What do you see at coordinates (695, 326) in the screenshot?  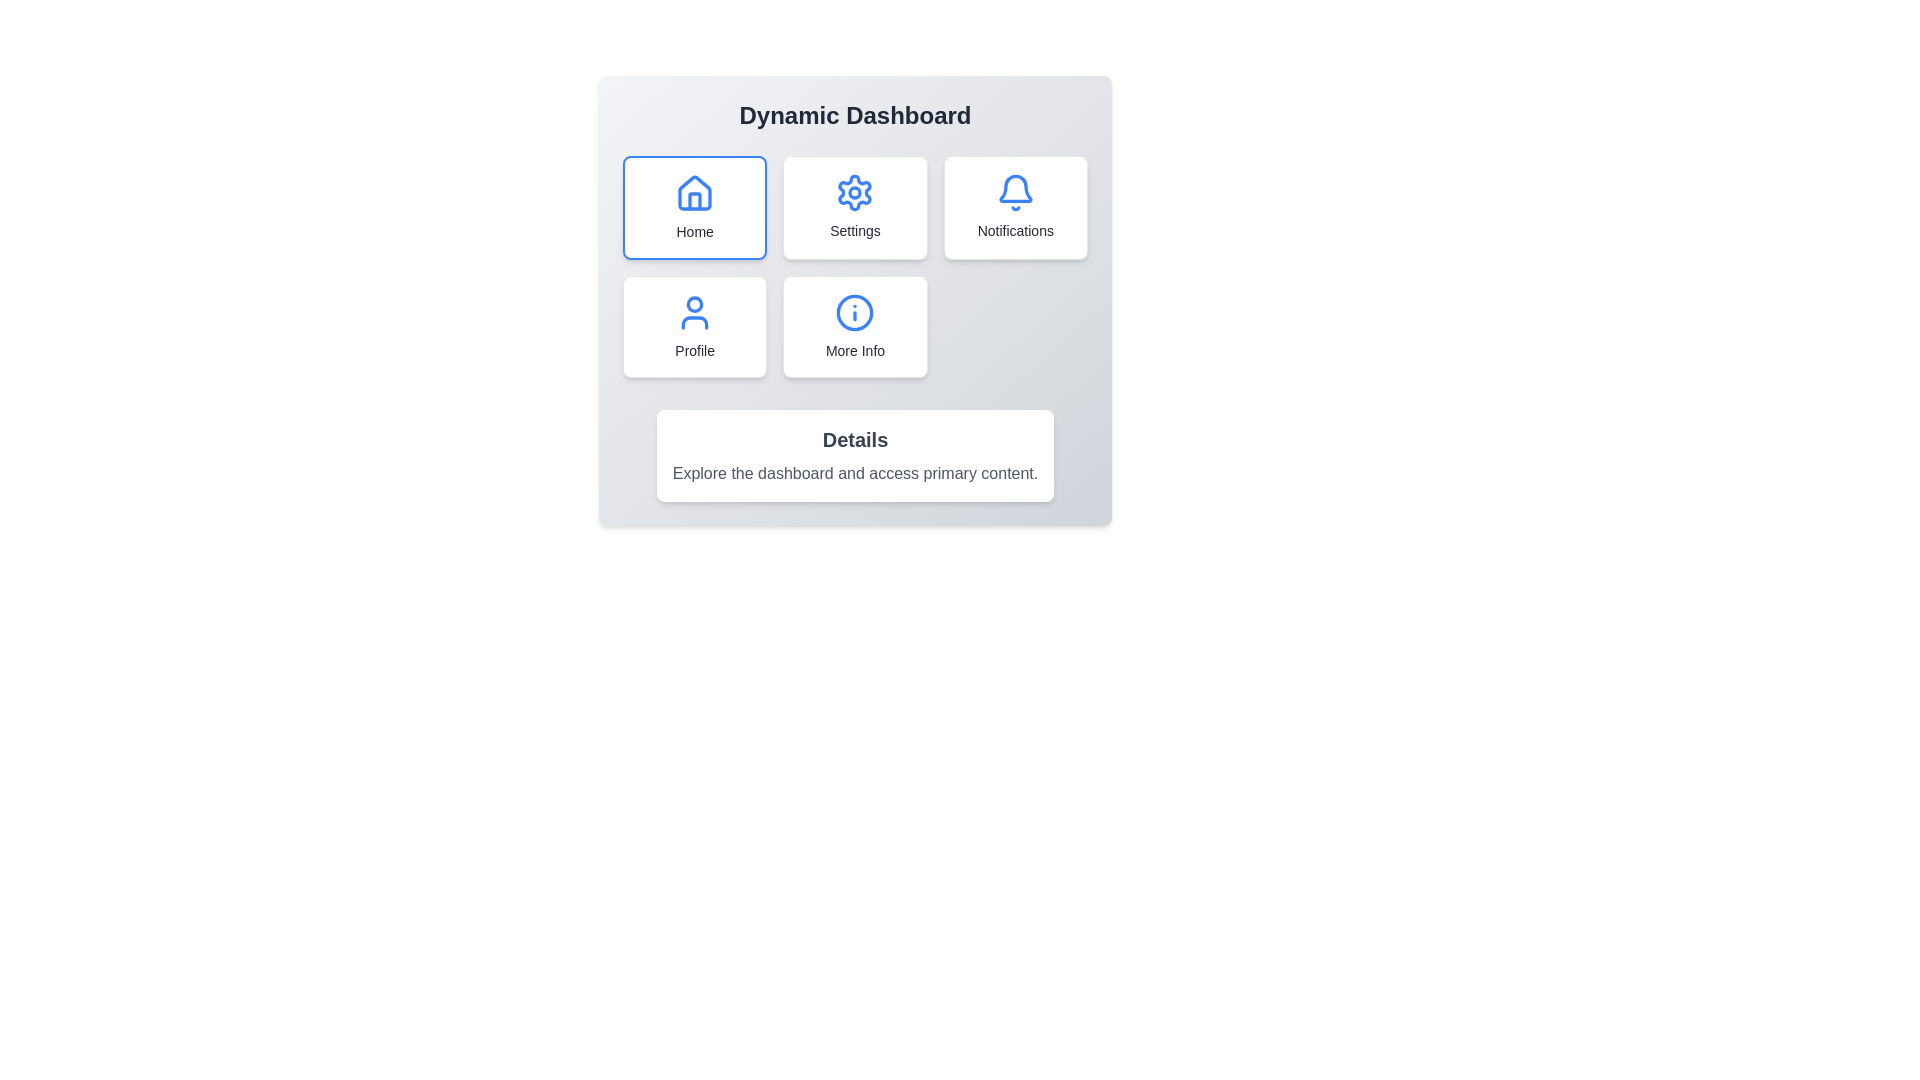 I see `the 'Profile' button located` at bounding box center [695, 326].